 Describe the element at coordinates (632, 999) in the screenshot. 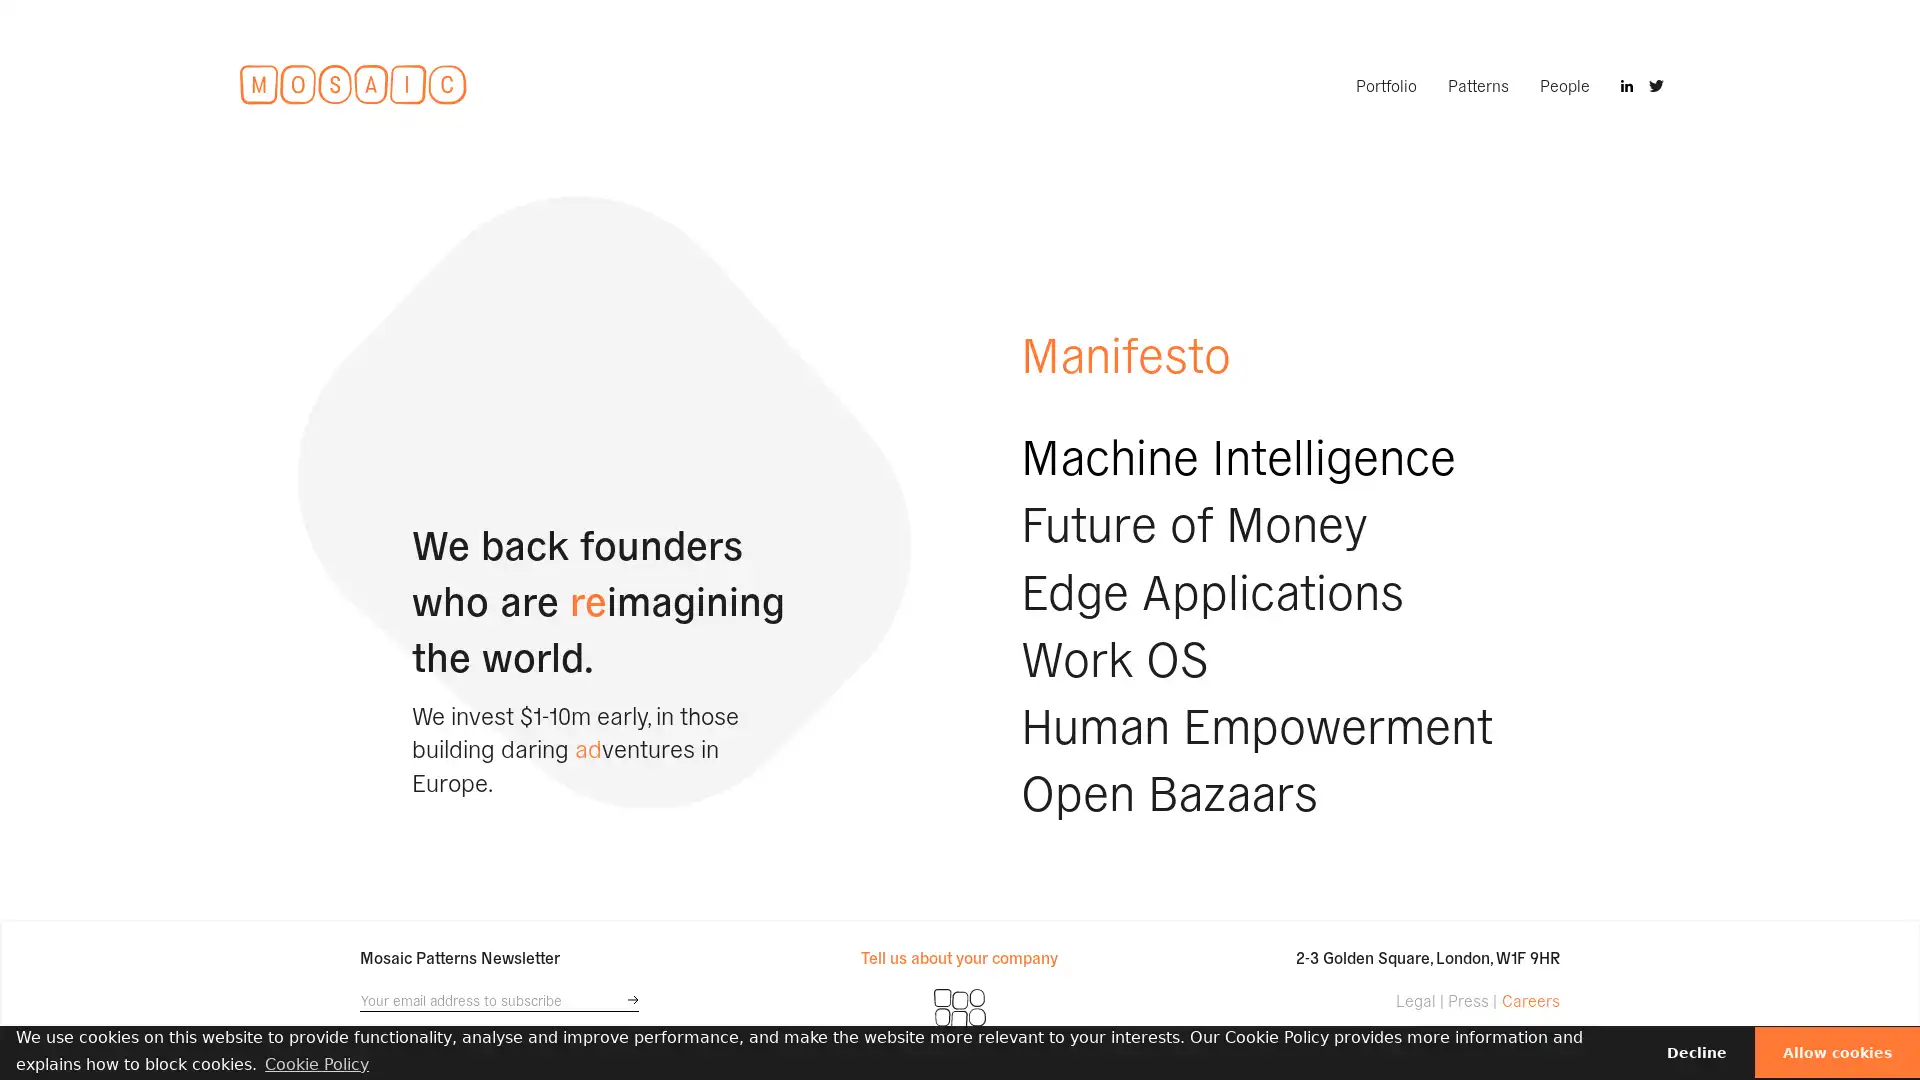

I see `Submit` at that location.